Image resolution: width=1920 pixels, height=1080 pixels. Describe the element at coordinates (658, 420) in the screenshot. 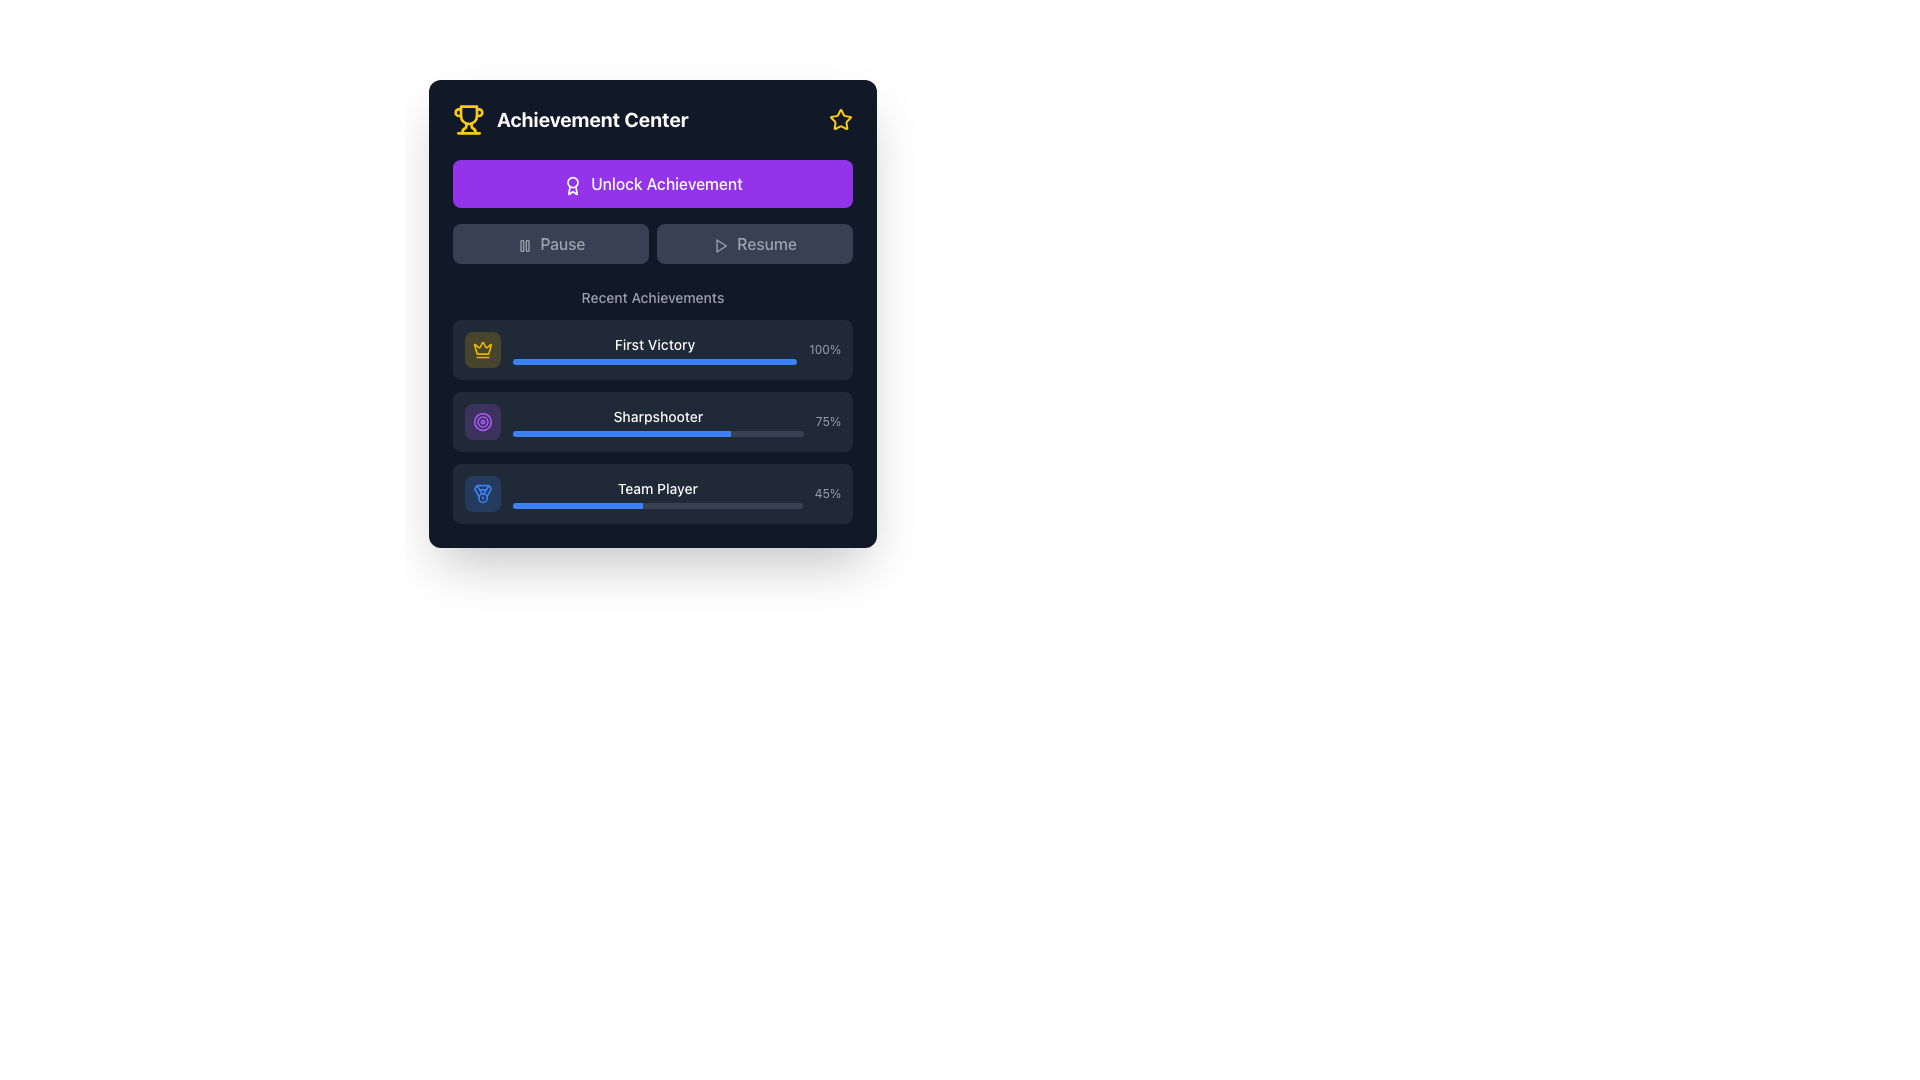

I see `the static text label displaying 'Sharpshooter', which is centered within the dark background box in the Achievement Center interface` at that location.